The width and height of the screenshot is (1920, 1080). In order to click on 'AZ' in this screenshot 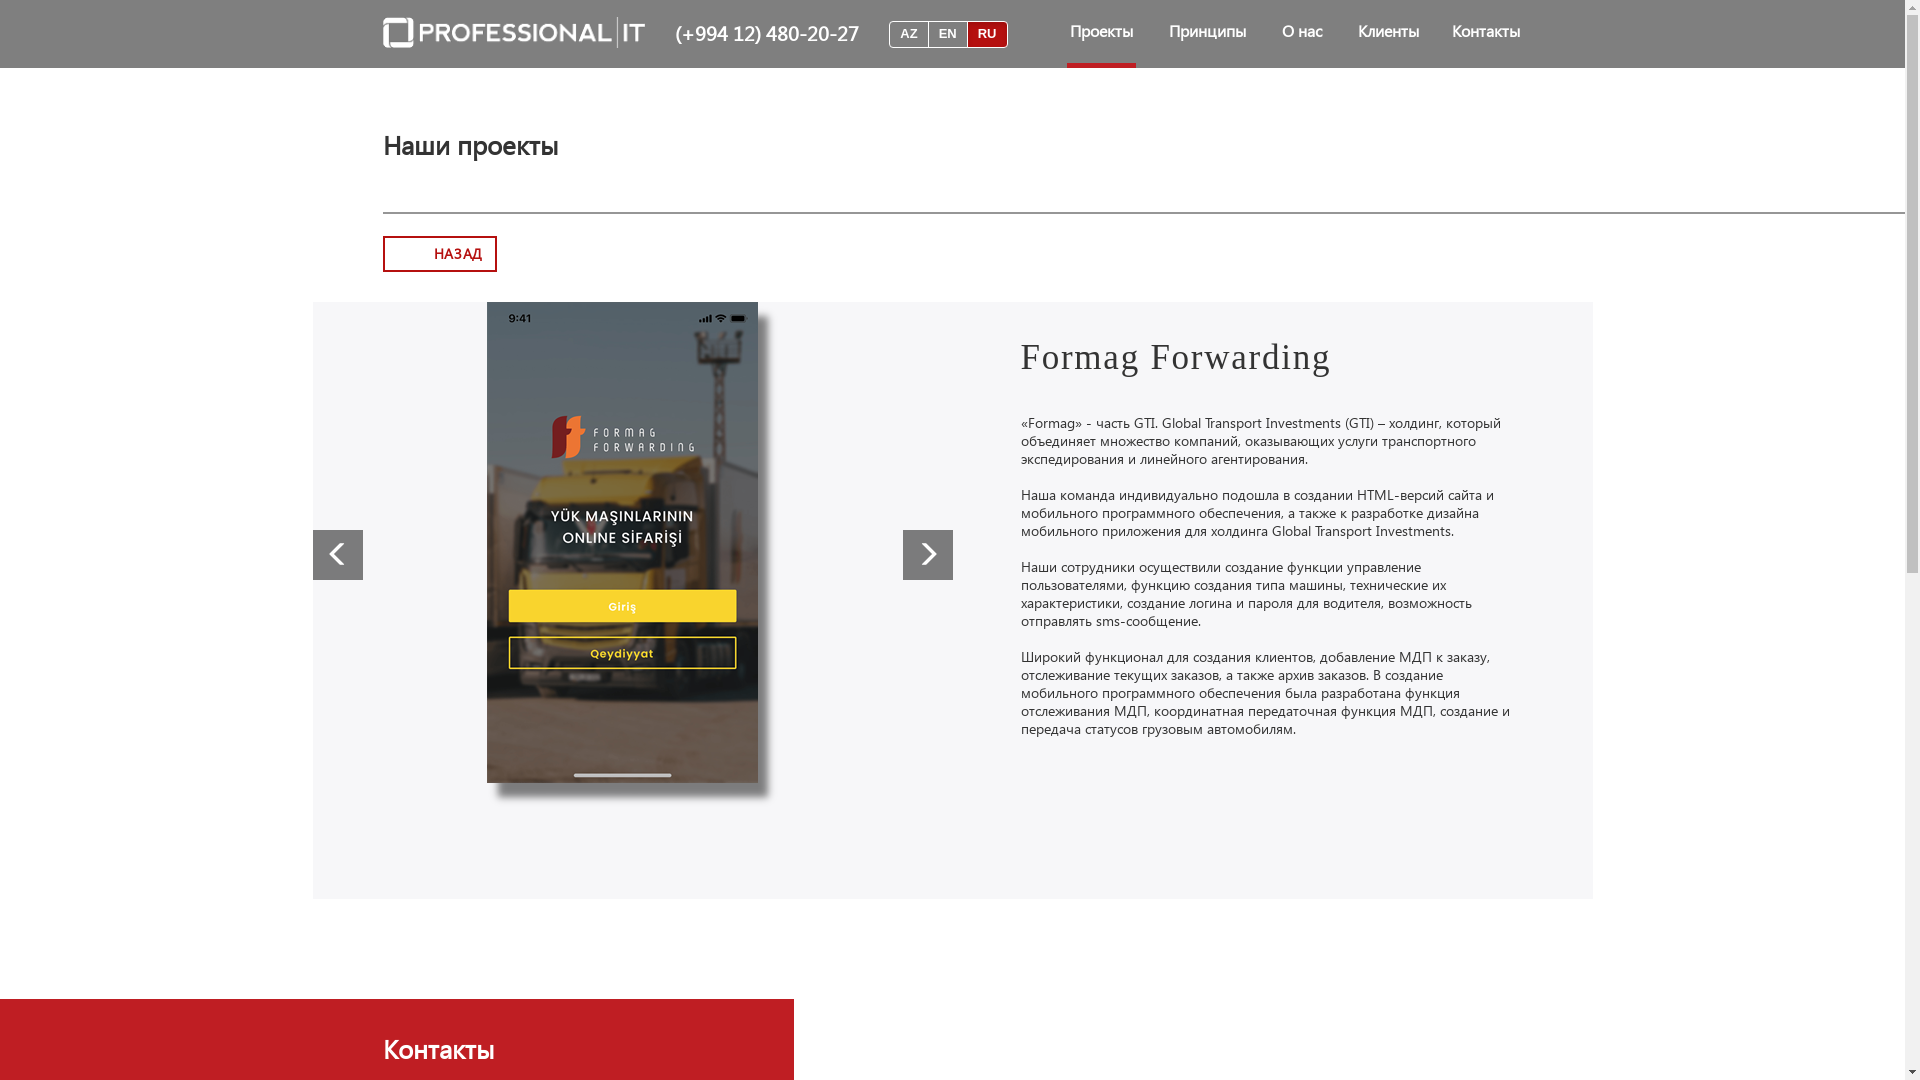, I will do `click(907, 34)`.